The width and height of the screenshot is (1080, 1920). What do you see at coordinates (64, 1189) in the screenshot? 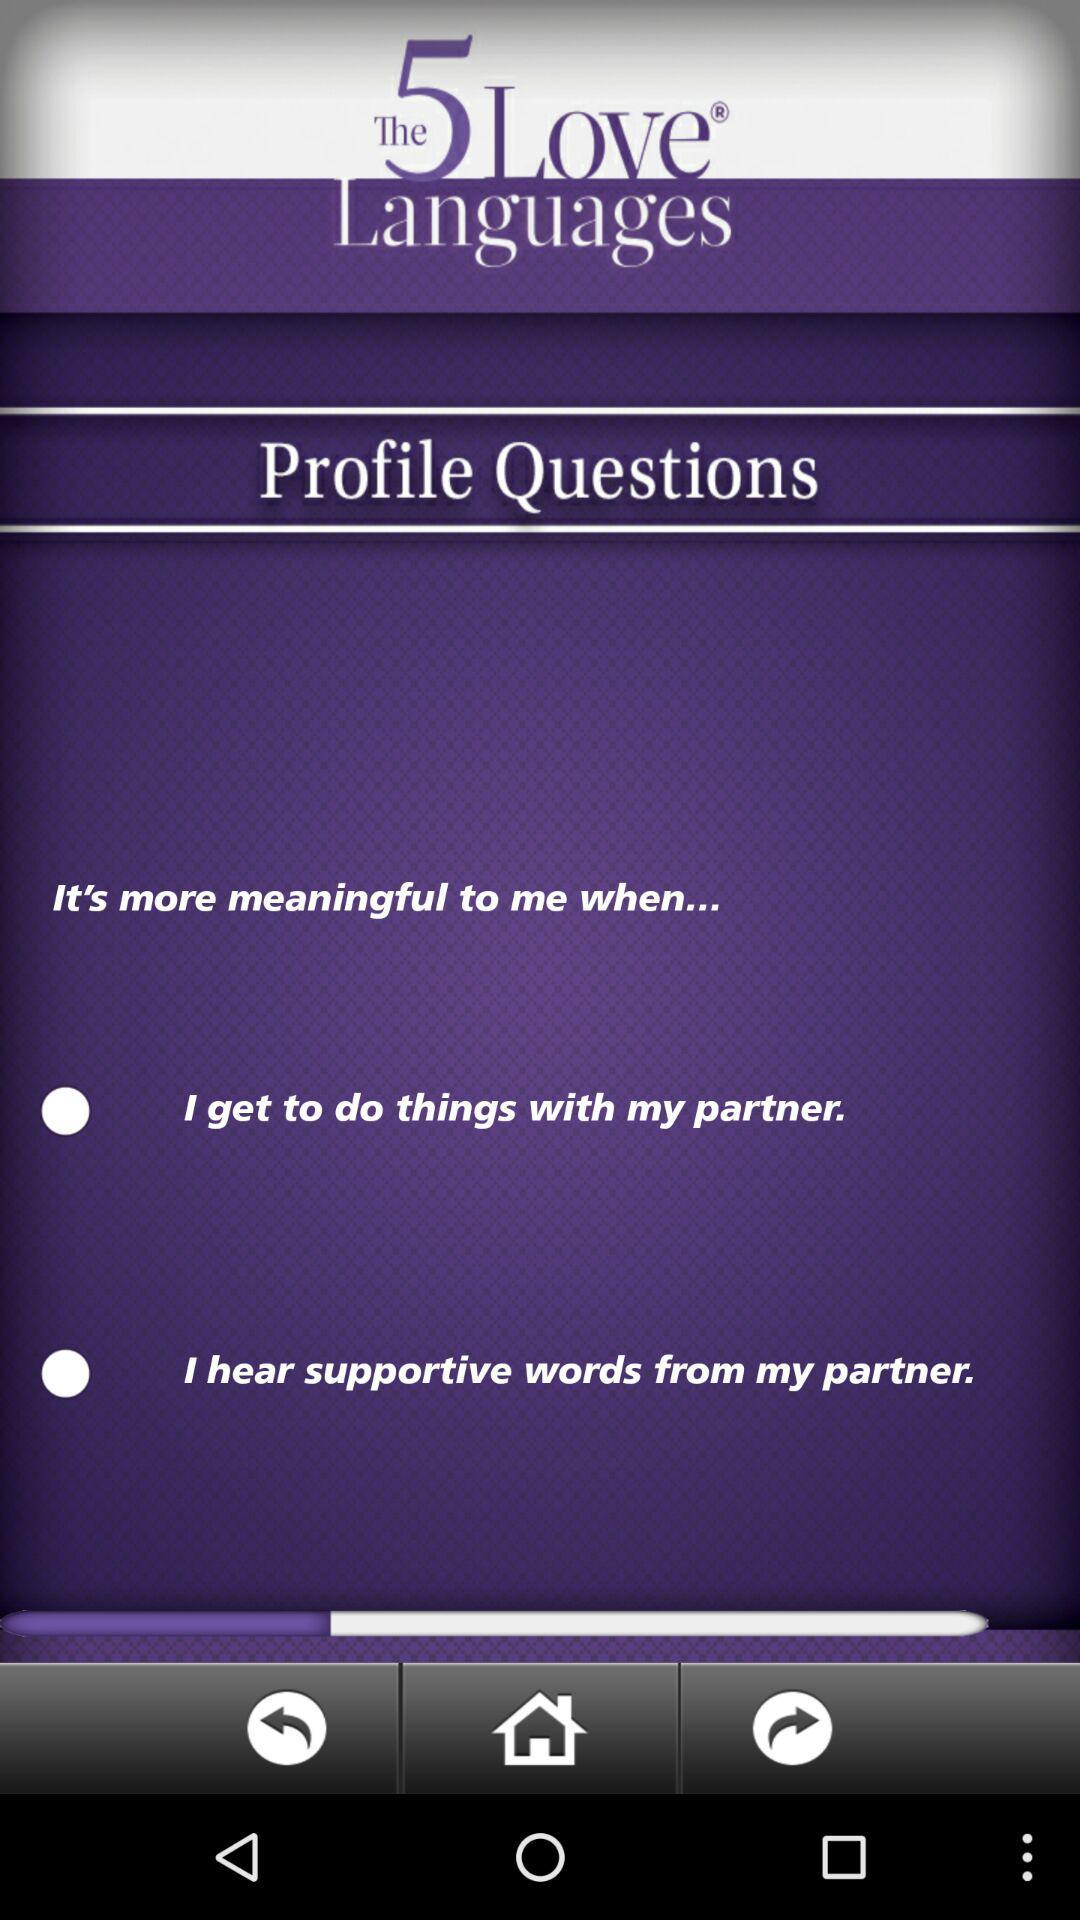
I see `the avatar icon` at bounding box center [64, 1189].